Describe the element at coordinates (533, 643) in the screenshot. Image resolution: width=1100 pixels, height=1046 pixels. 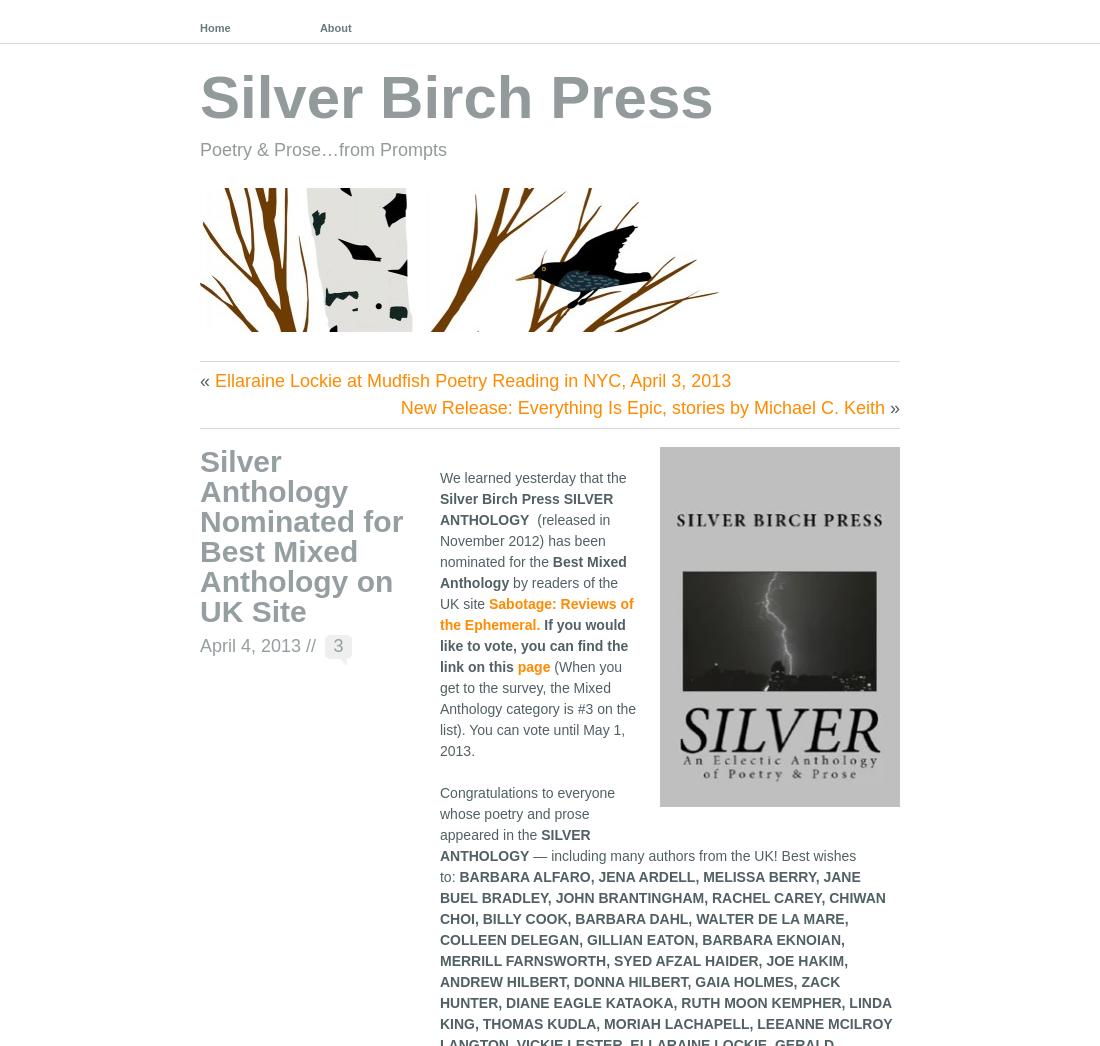
I see `'If you would like to vote, you can find the link on this'` at that location.